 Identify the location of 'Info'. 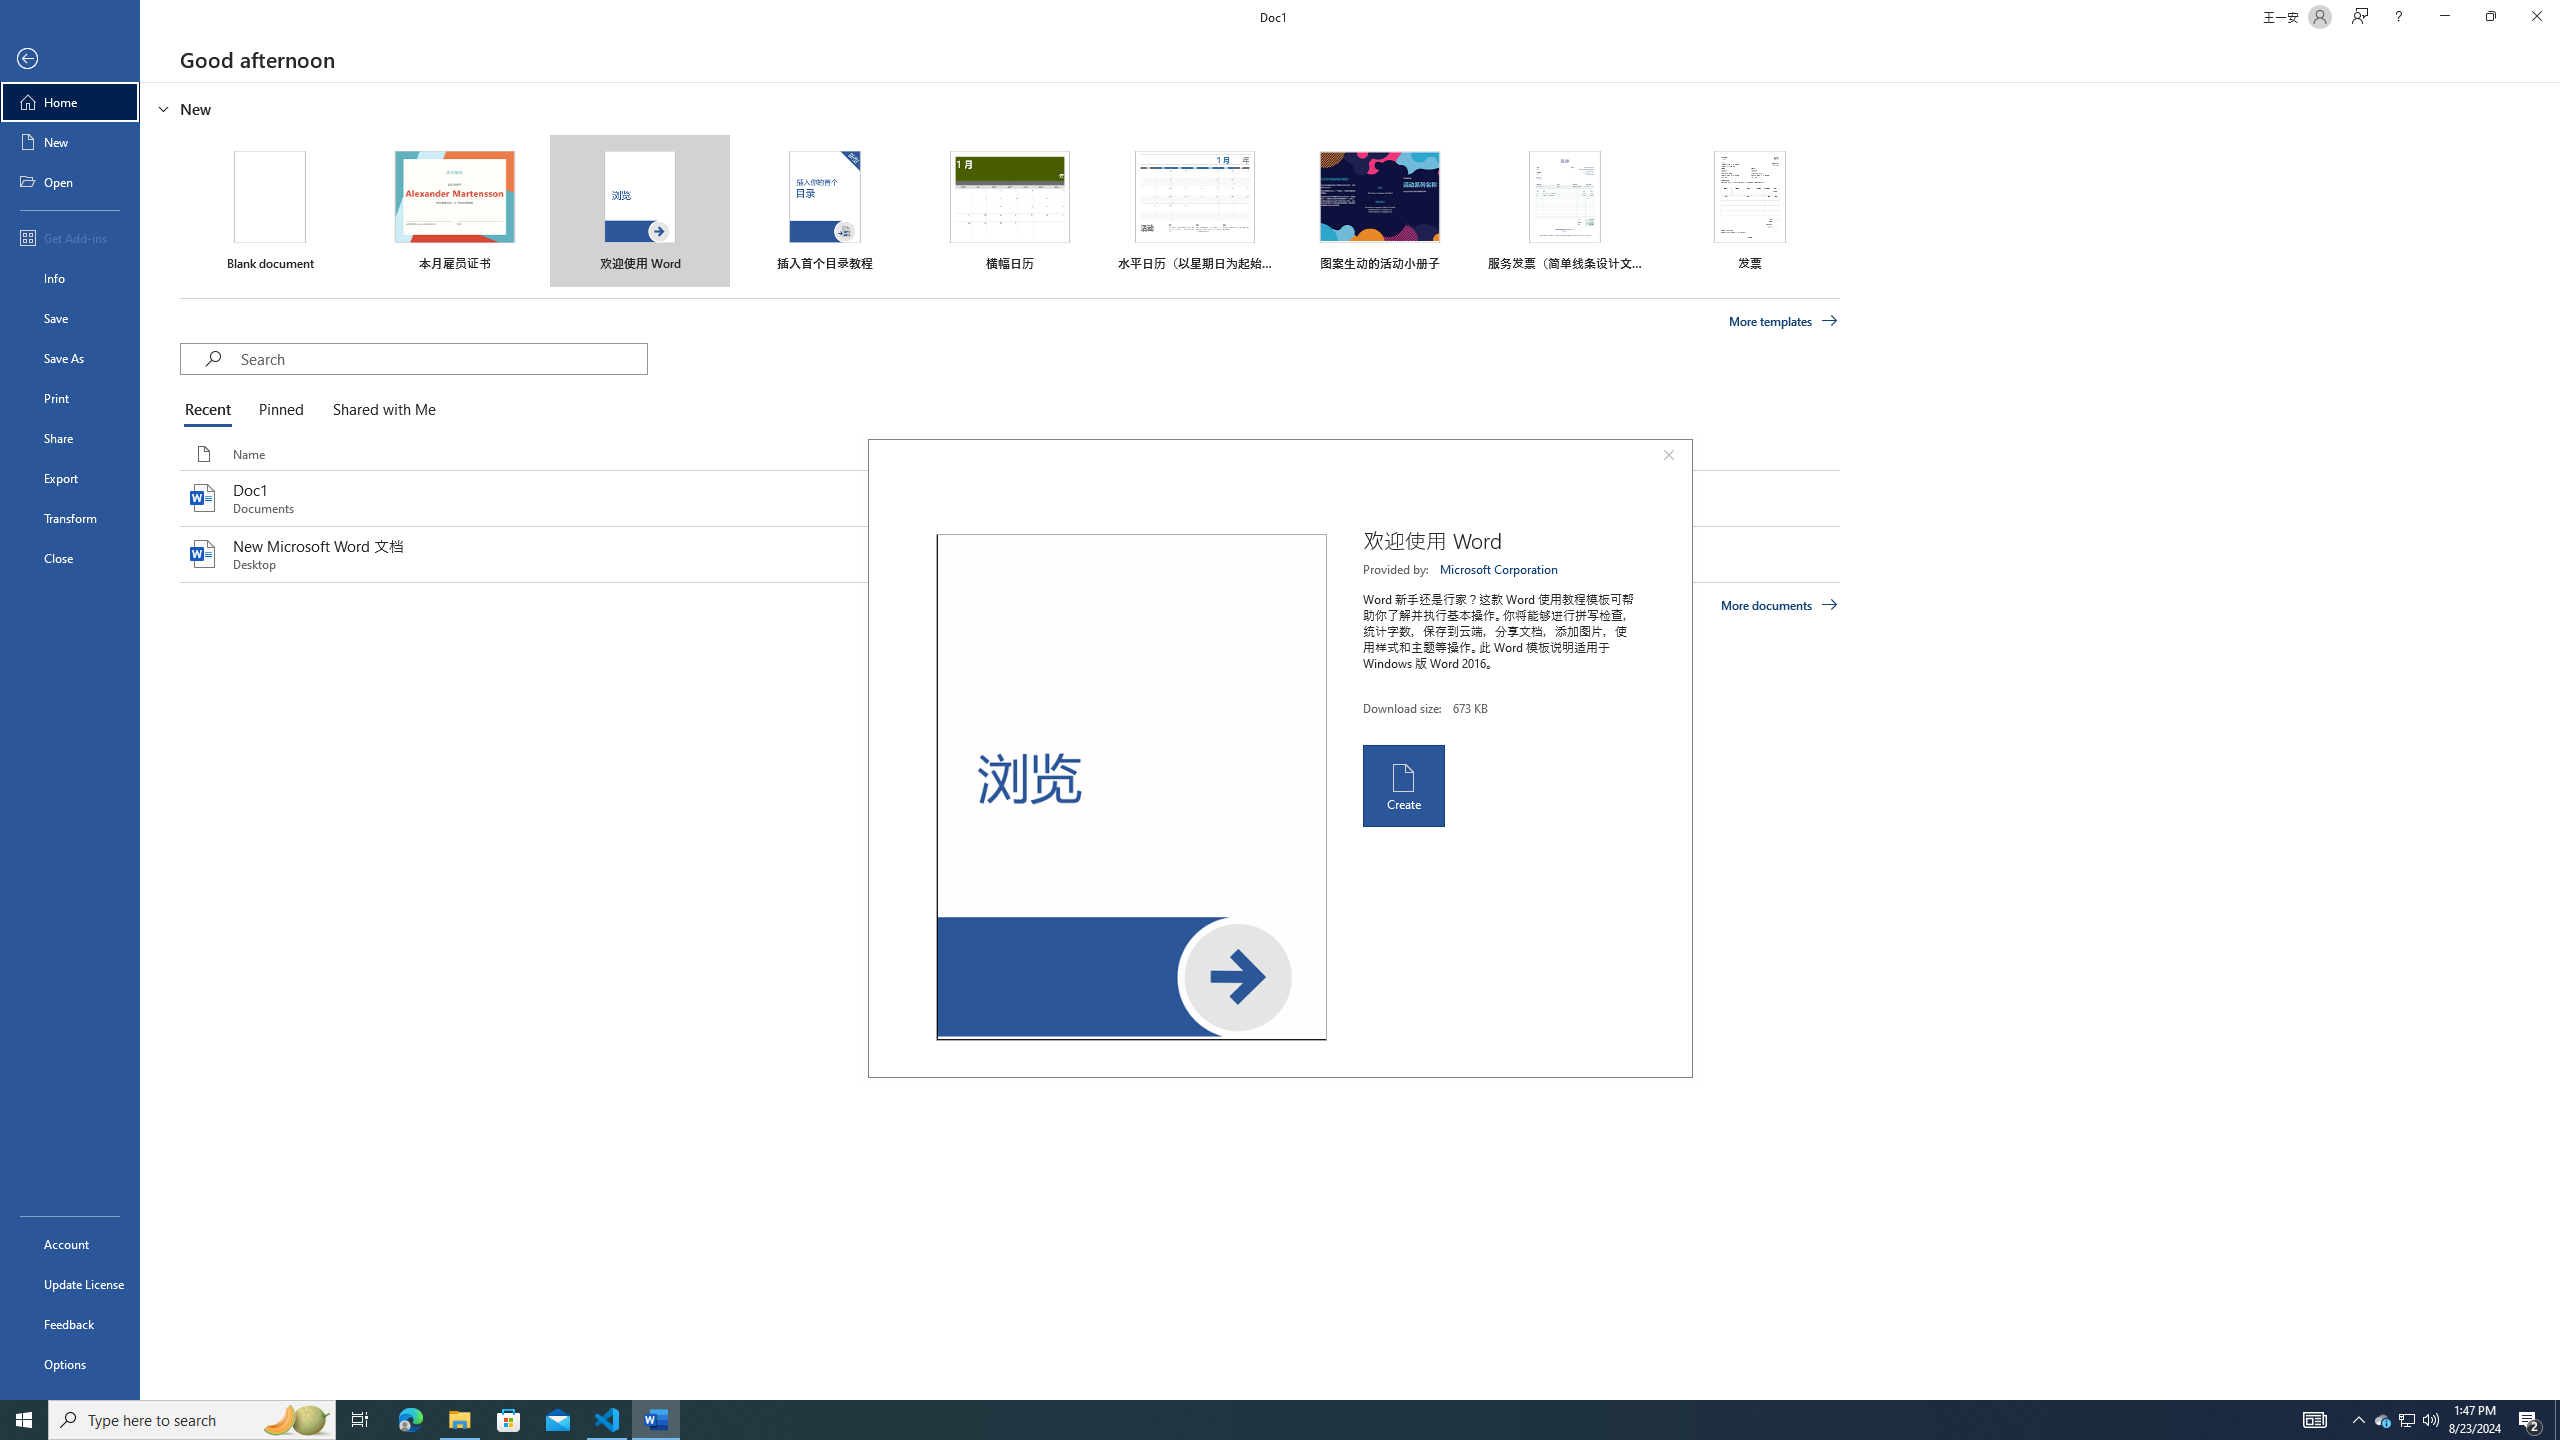
(69, 276).